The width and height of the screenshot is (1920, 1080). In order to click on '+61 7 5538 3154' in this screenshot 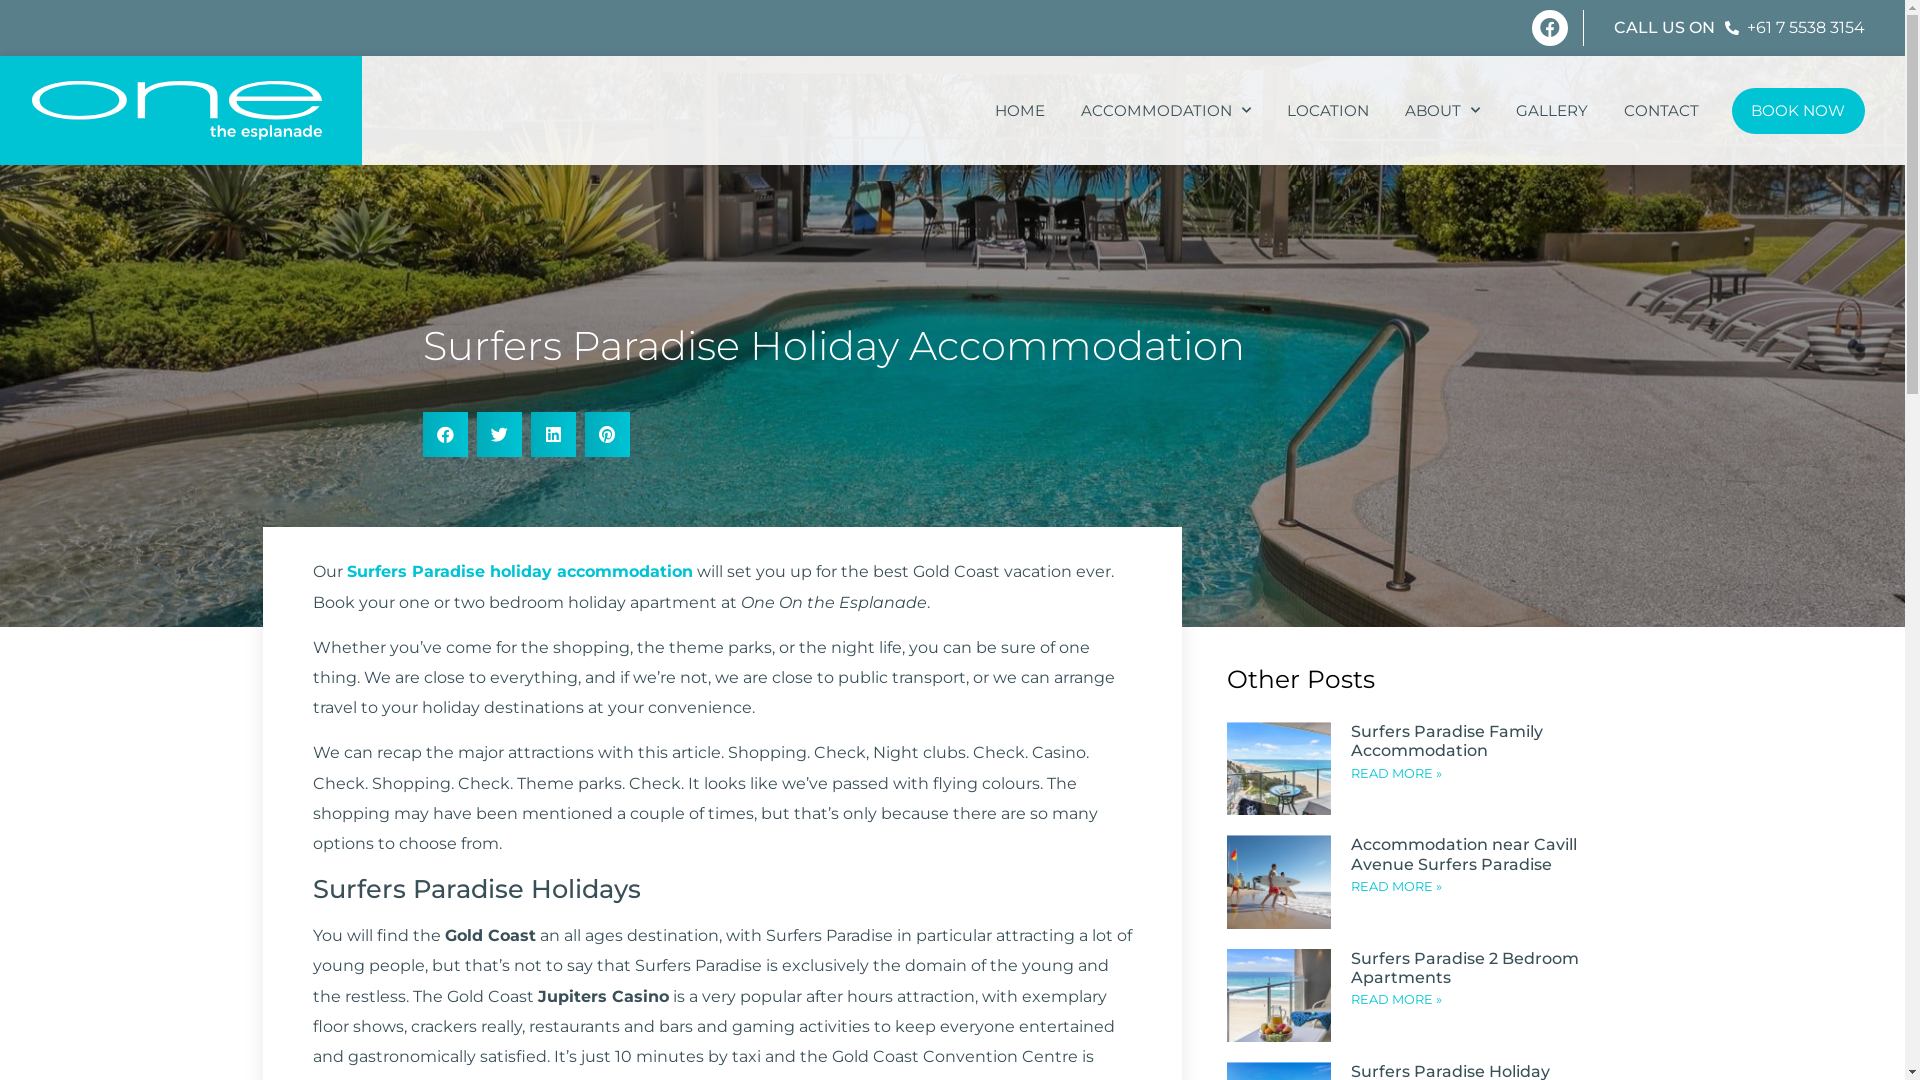, I will do `click(1794, 27)`.